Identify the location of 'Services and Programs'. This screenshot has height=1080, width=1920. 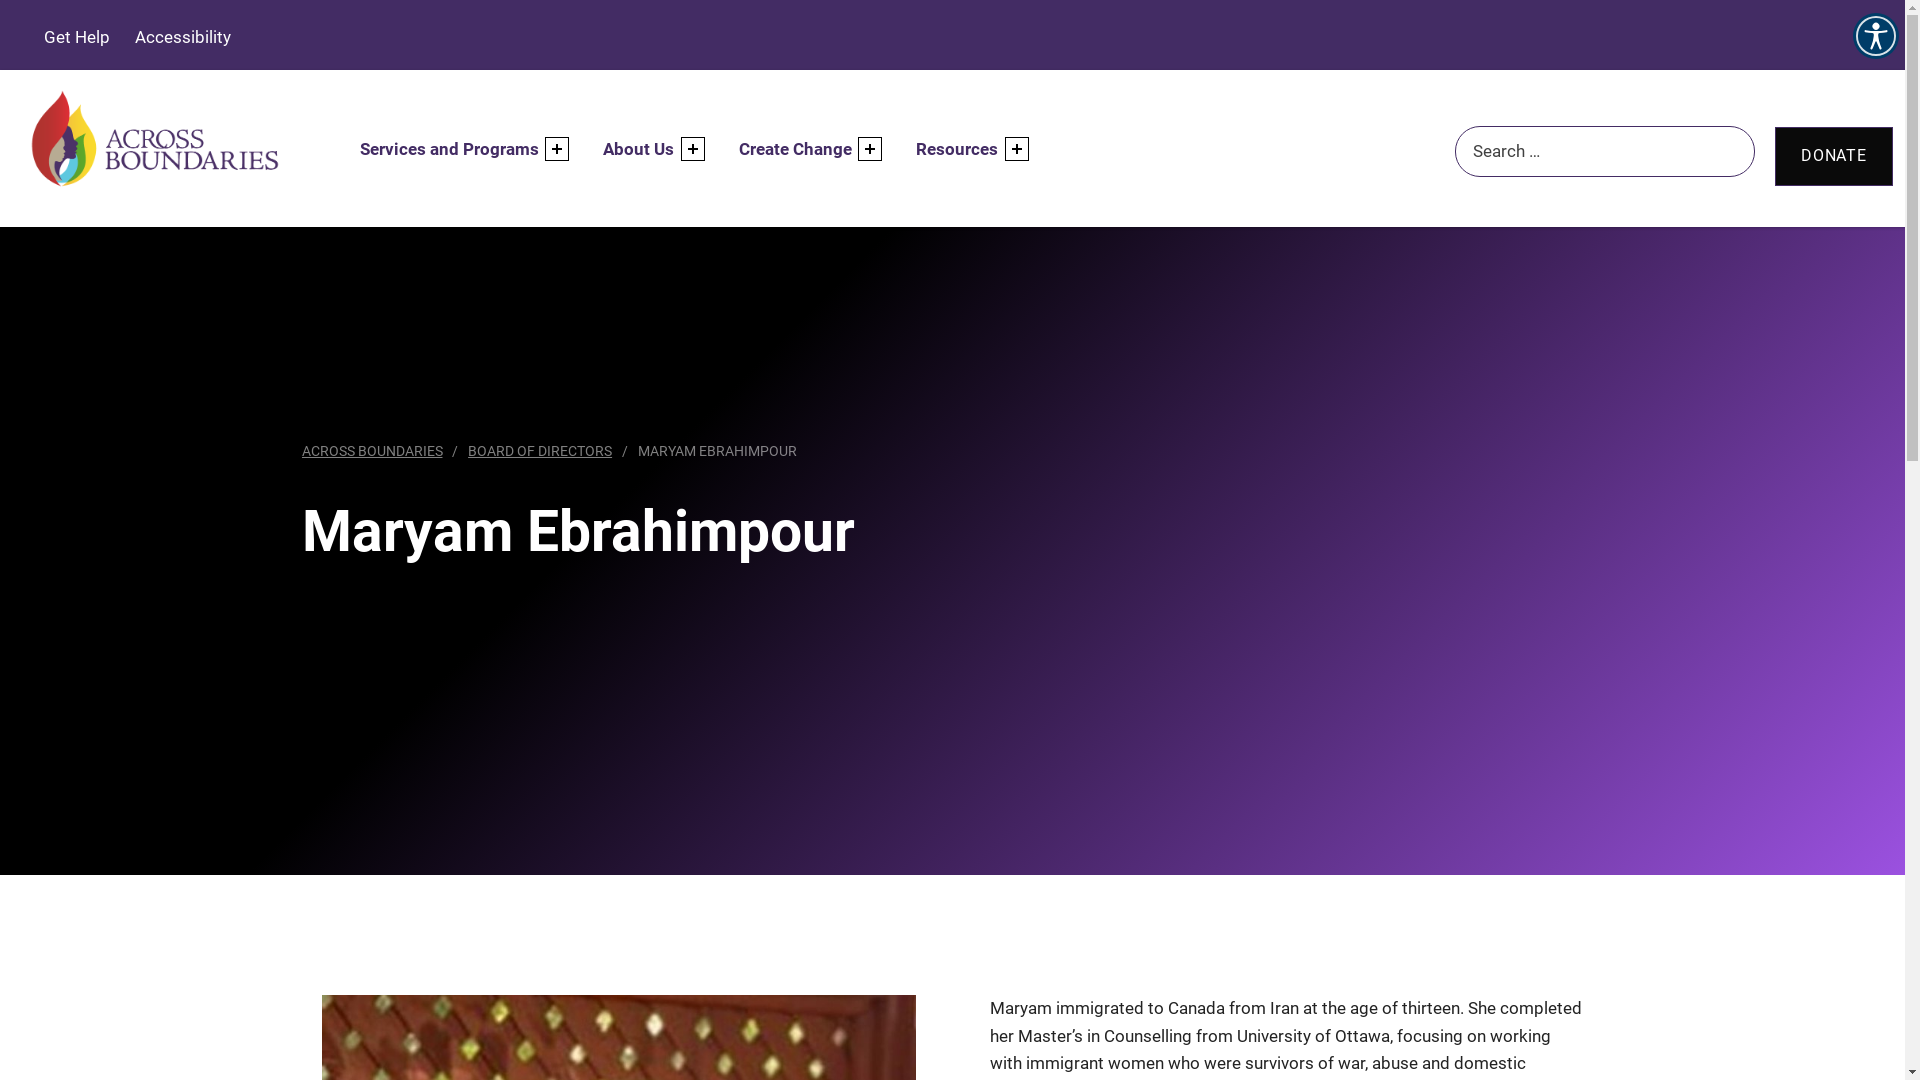
(451, 148).